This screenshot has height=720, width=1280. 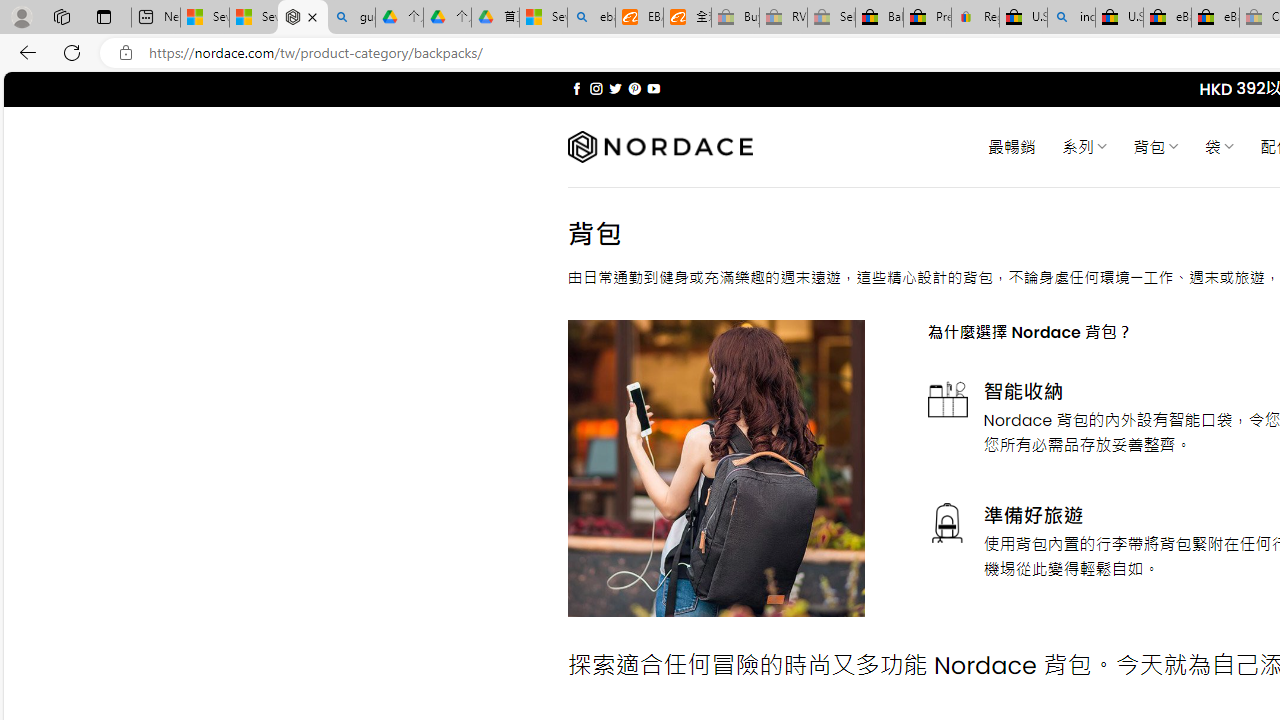 I want to click on 'Follow on YouTube', so click(x=653, y=88).